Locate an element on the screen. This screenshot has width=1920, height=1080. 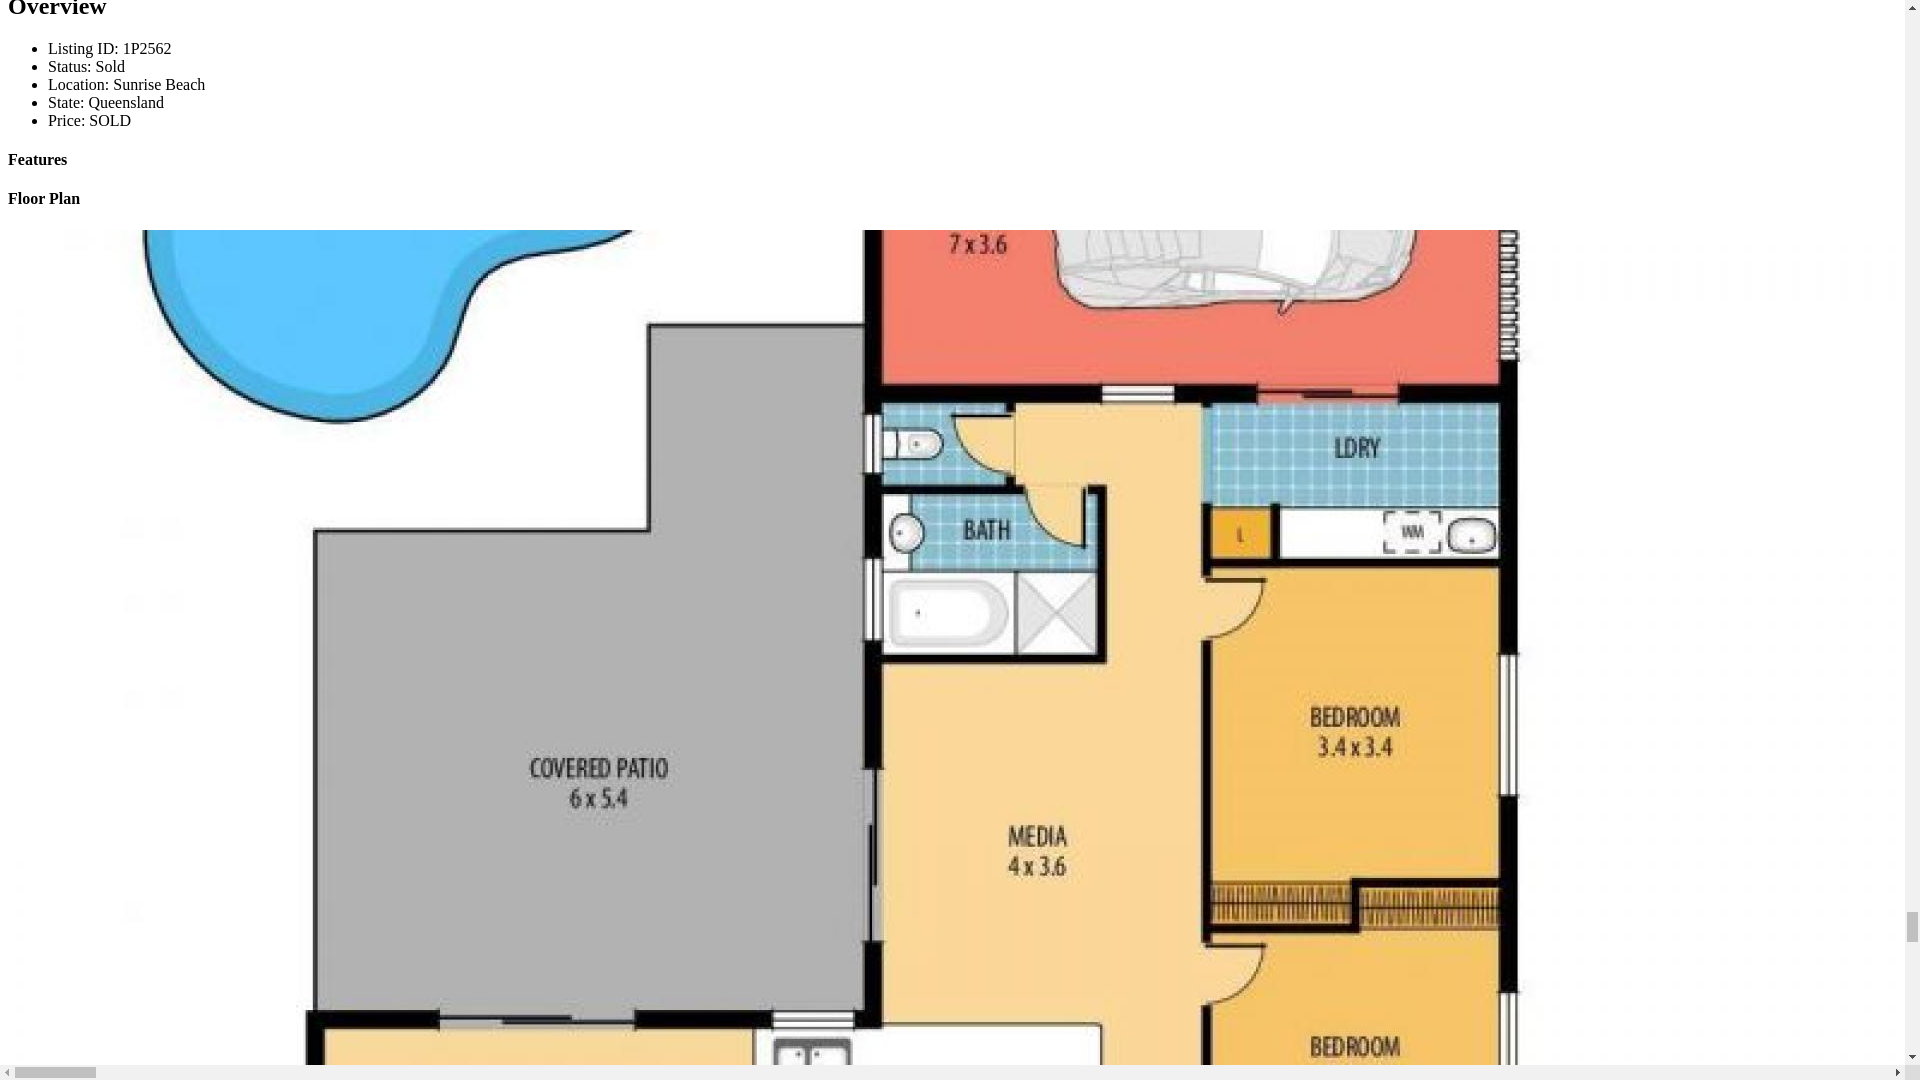
'The Latest' is located at coordinates (80, 96).